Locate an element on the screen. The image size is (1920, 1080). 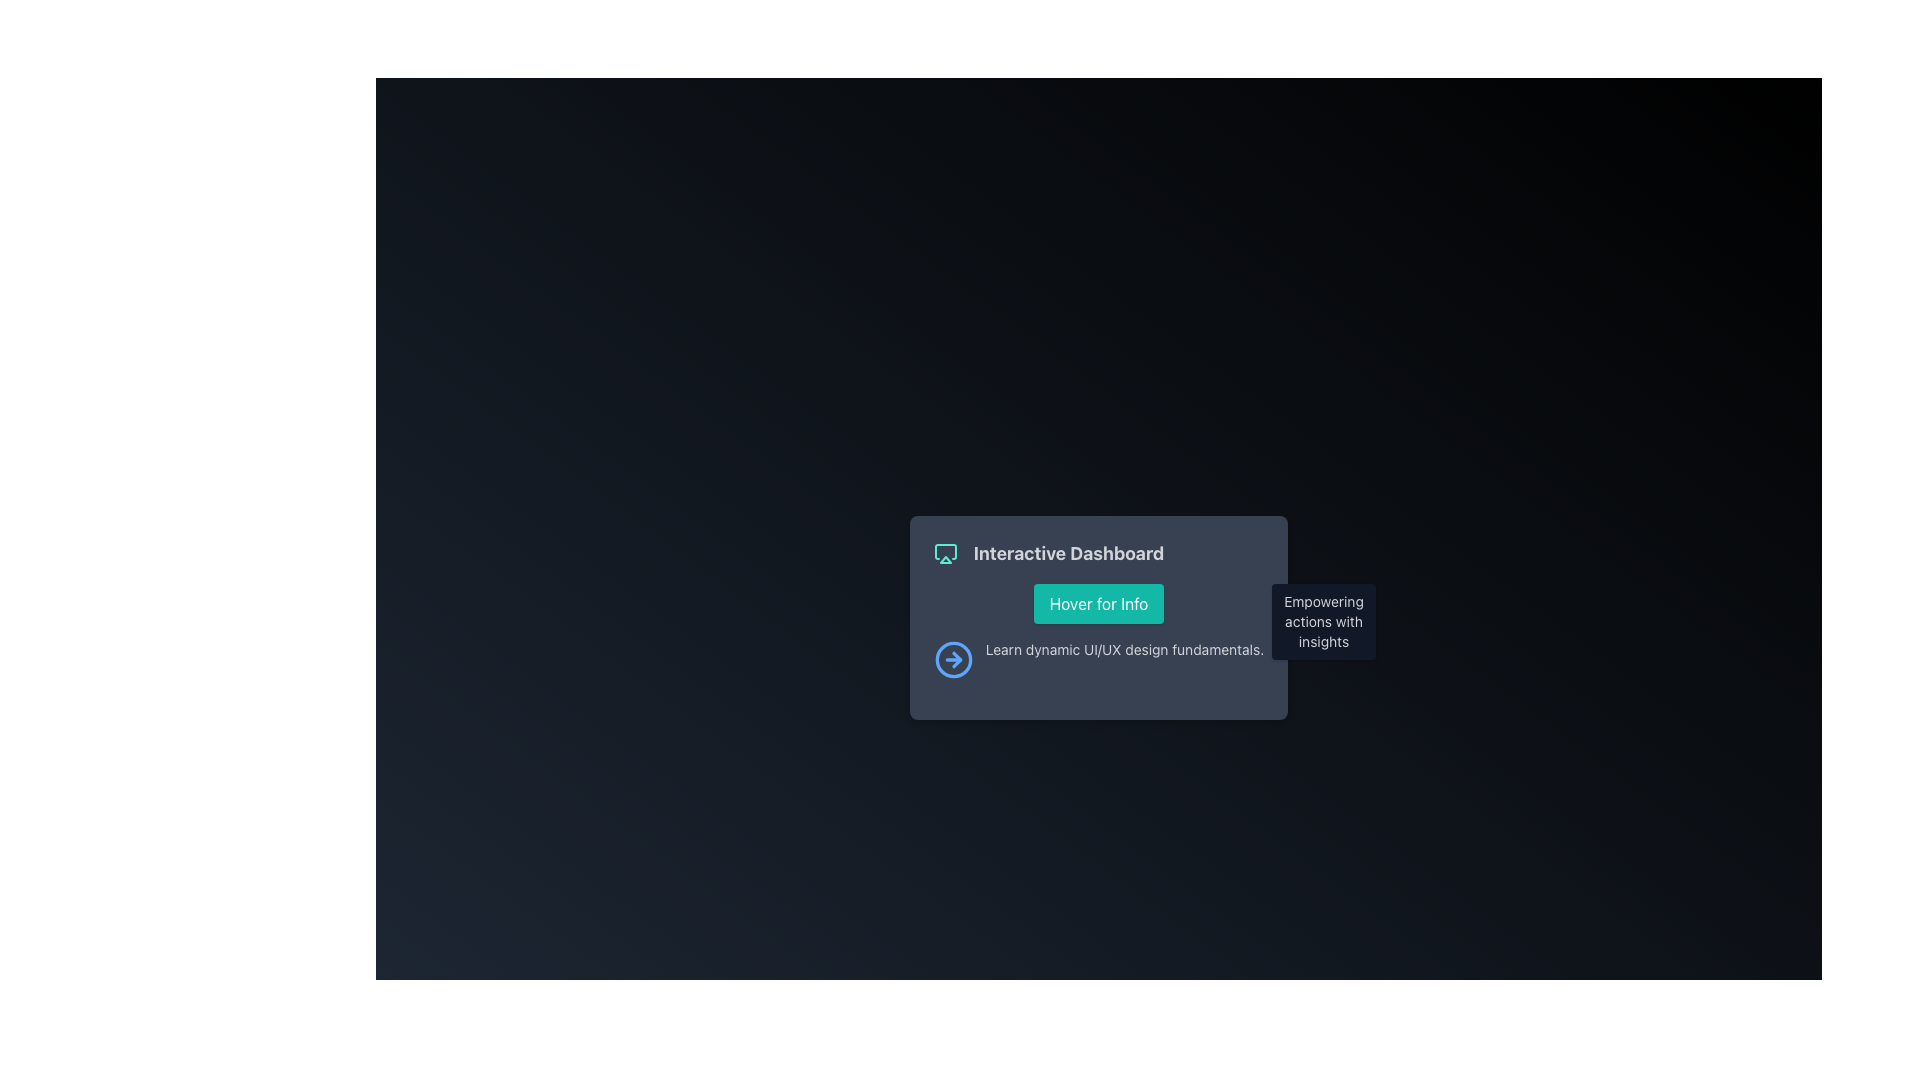
the circular graphic element that serves as a decorative part of the arrow graphic, positioned in the lower-left corner of the dialog box is located at coordinates (952, 659).